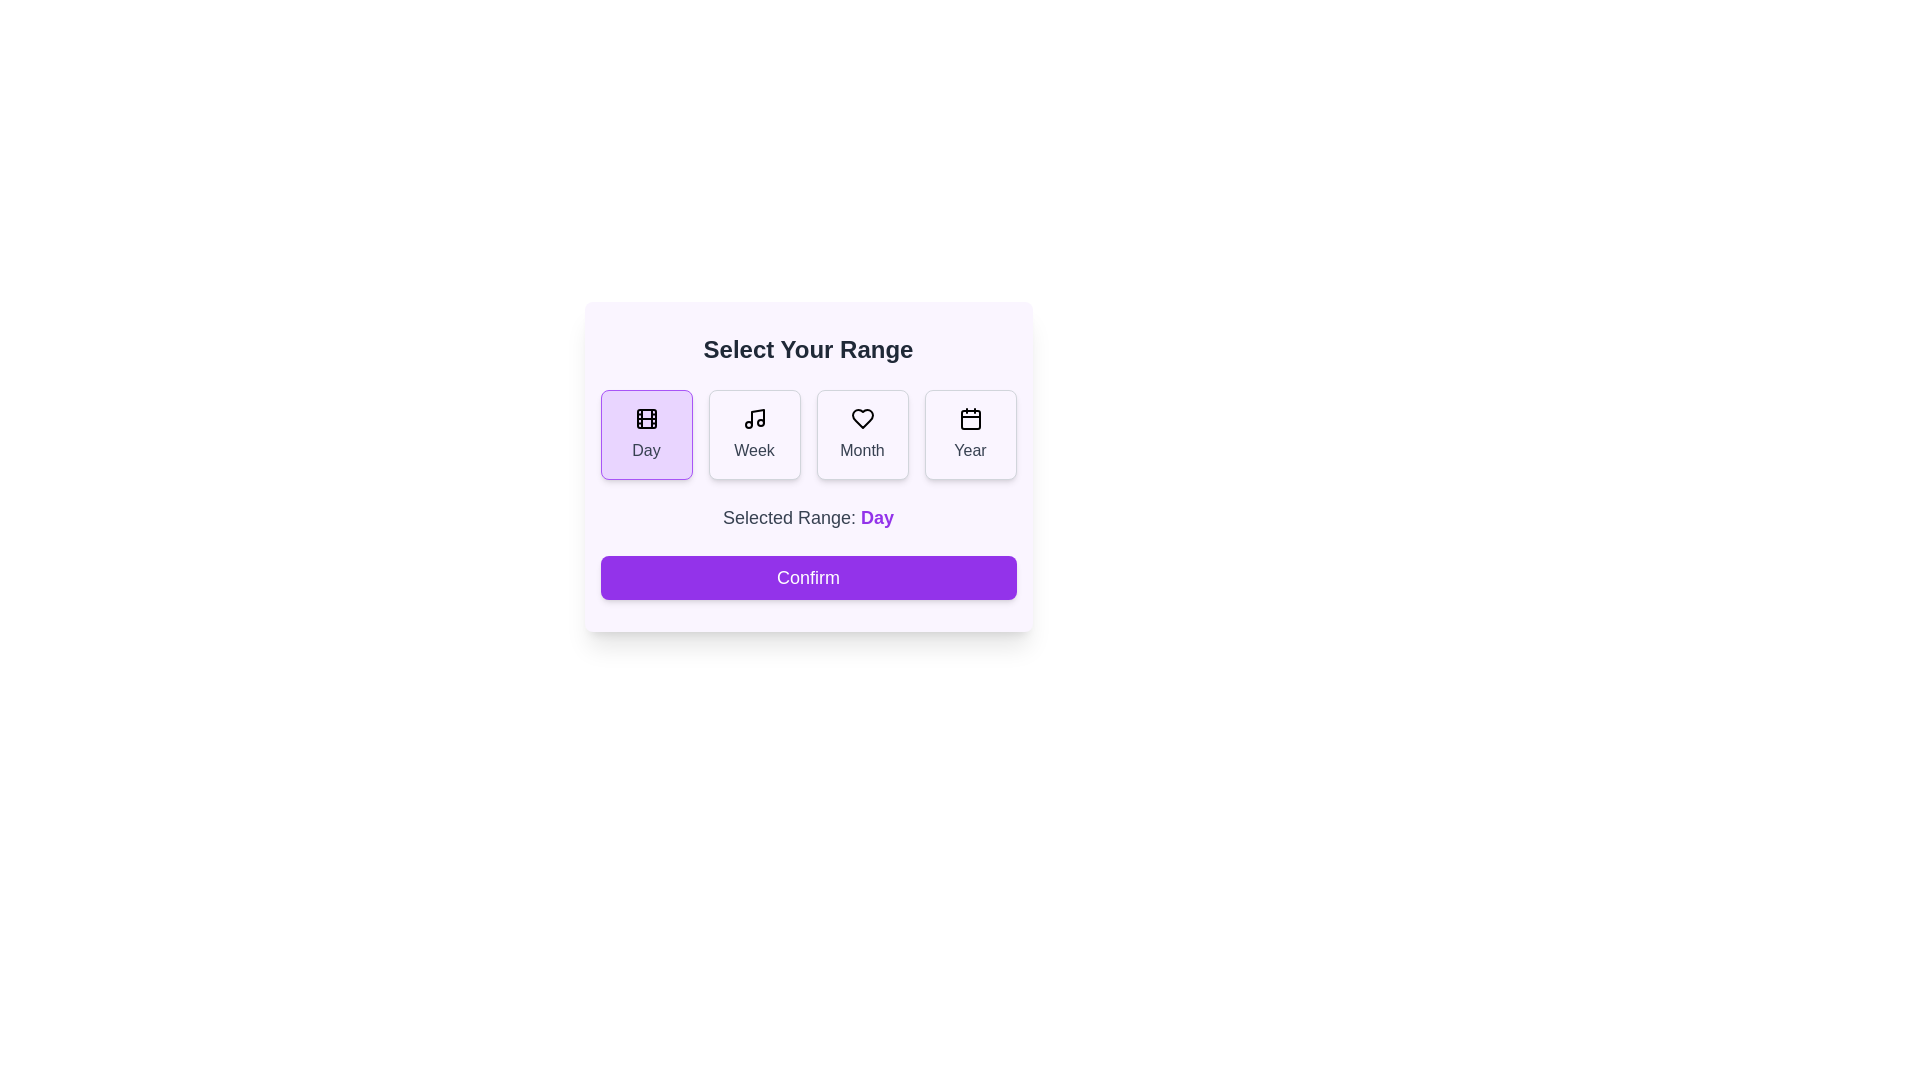 This screenshot has height=1080, width=1920. Describe the element at coordinates (970, 451) in the screenshot. I see `the 'Year' text label, which serves as a descriptive label for the 'Year' selection option, located within the fourth interactive option from the left on the 'Select Your Range' panel` at that location.